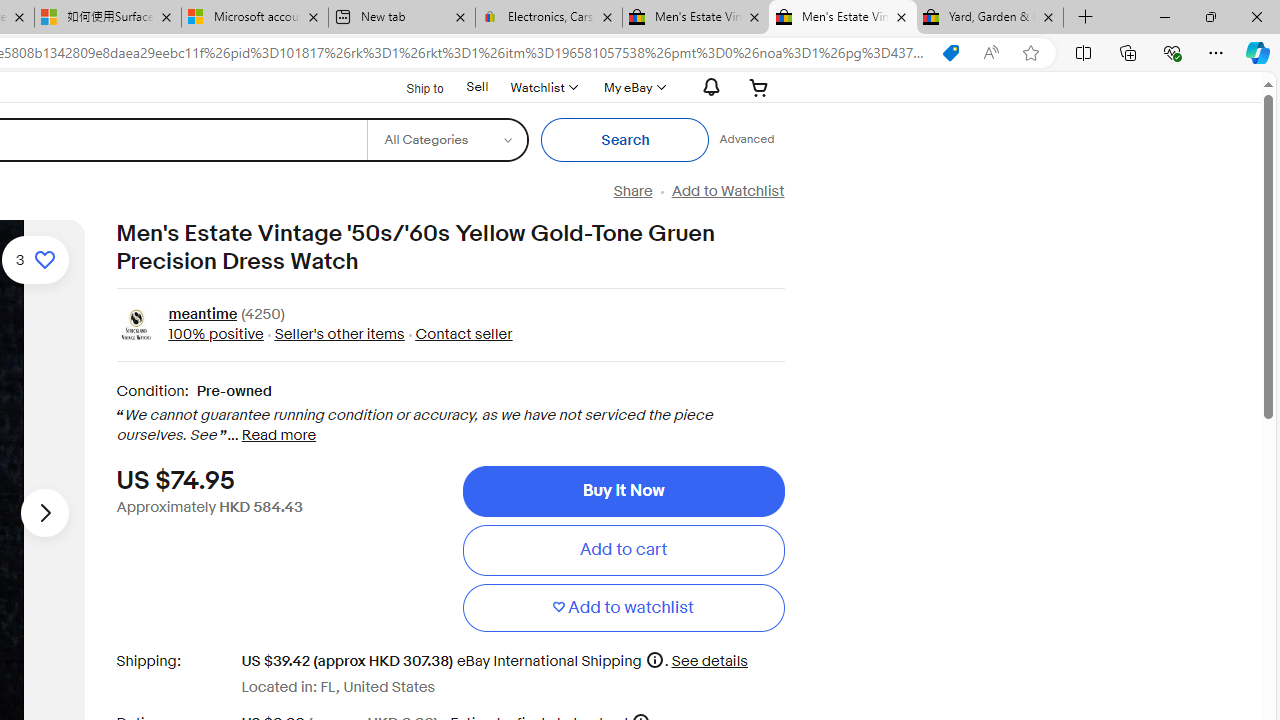 The image size is (1280, 720). I want to click on 'AutomationID: gh-eb-Alerts', so click(708, 86).